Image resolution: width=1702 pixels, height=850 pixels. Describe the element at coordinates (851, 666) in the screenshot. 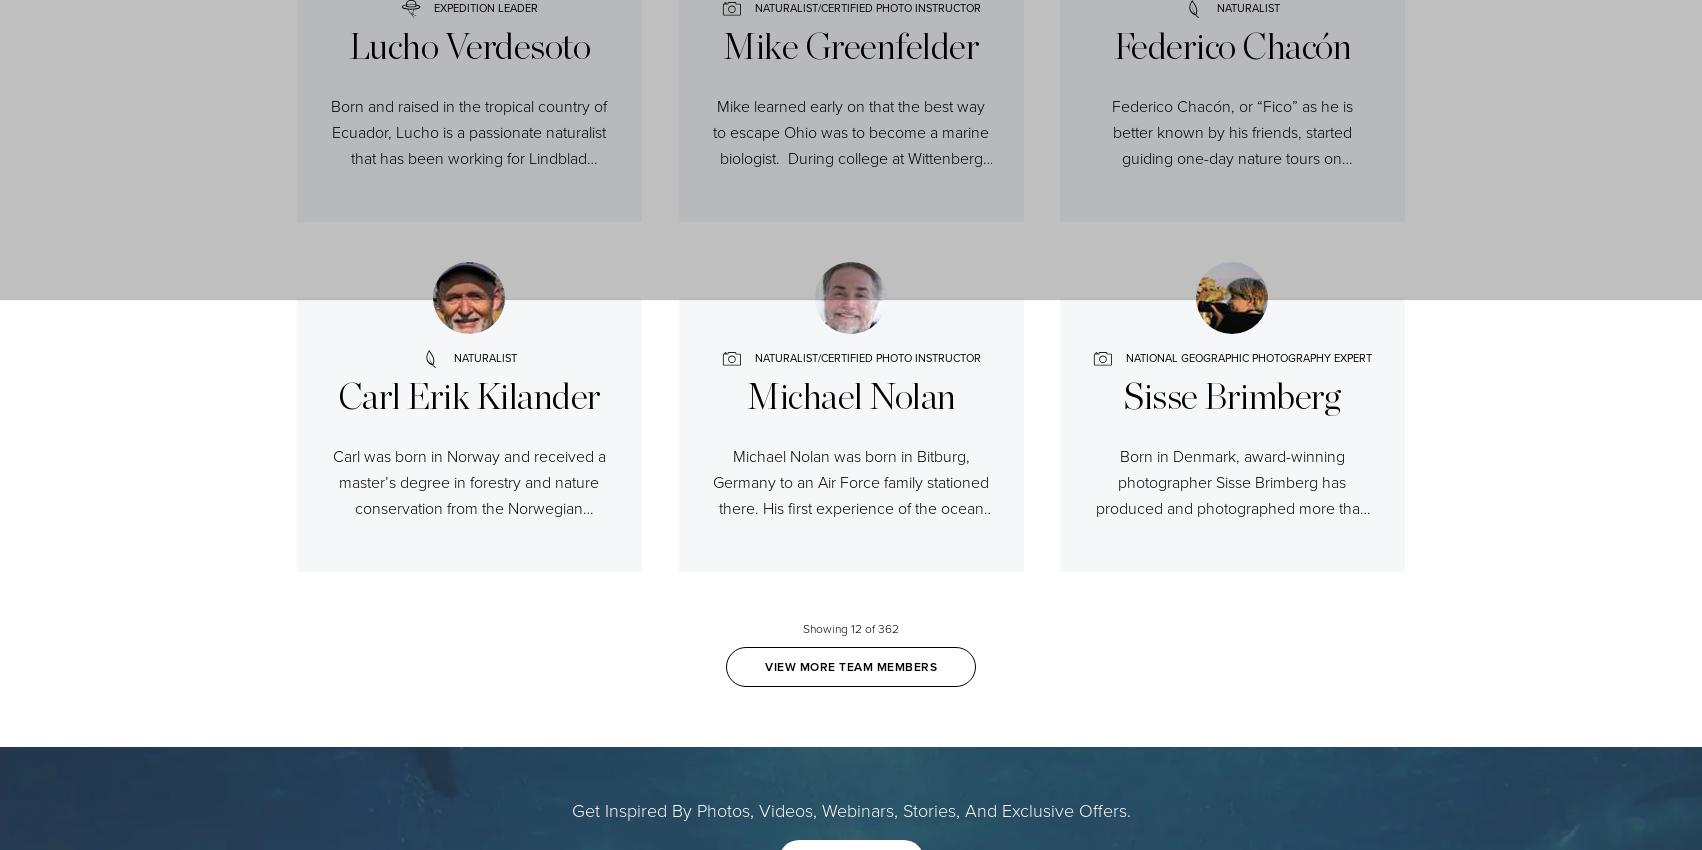

I see `'VIEW MORE TEAM MEMBERS'` at that location.